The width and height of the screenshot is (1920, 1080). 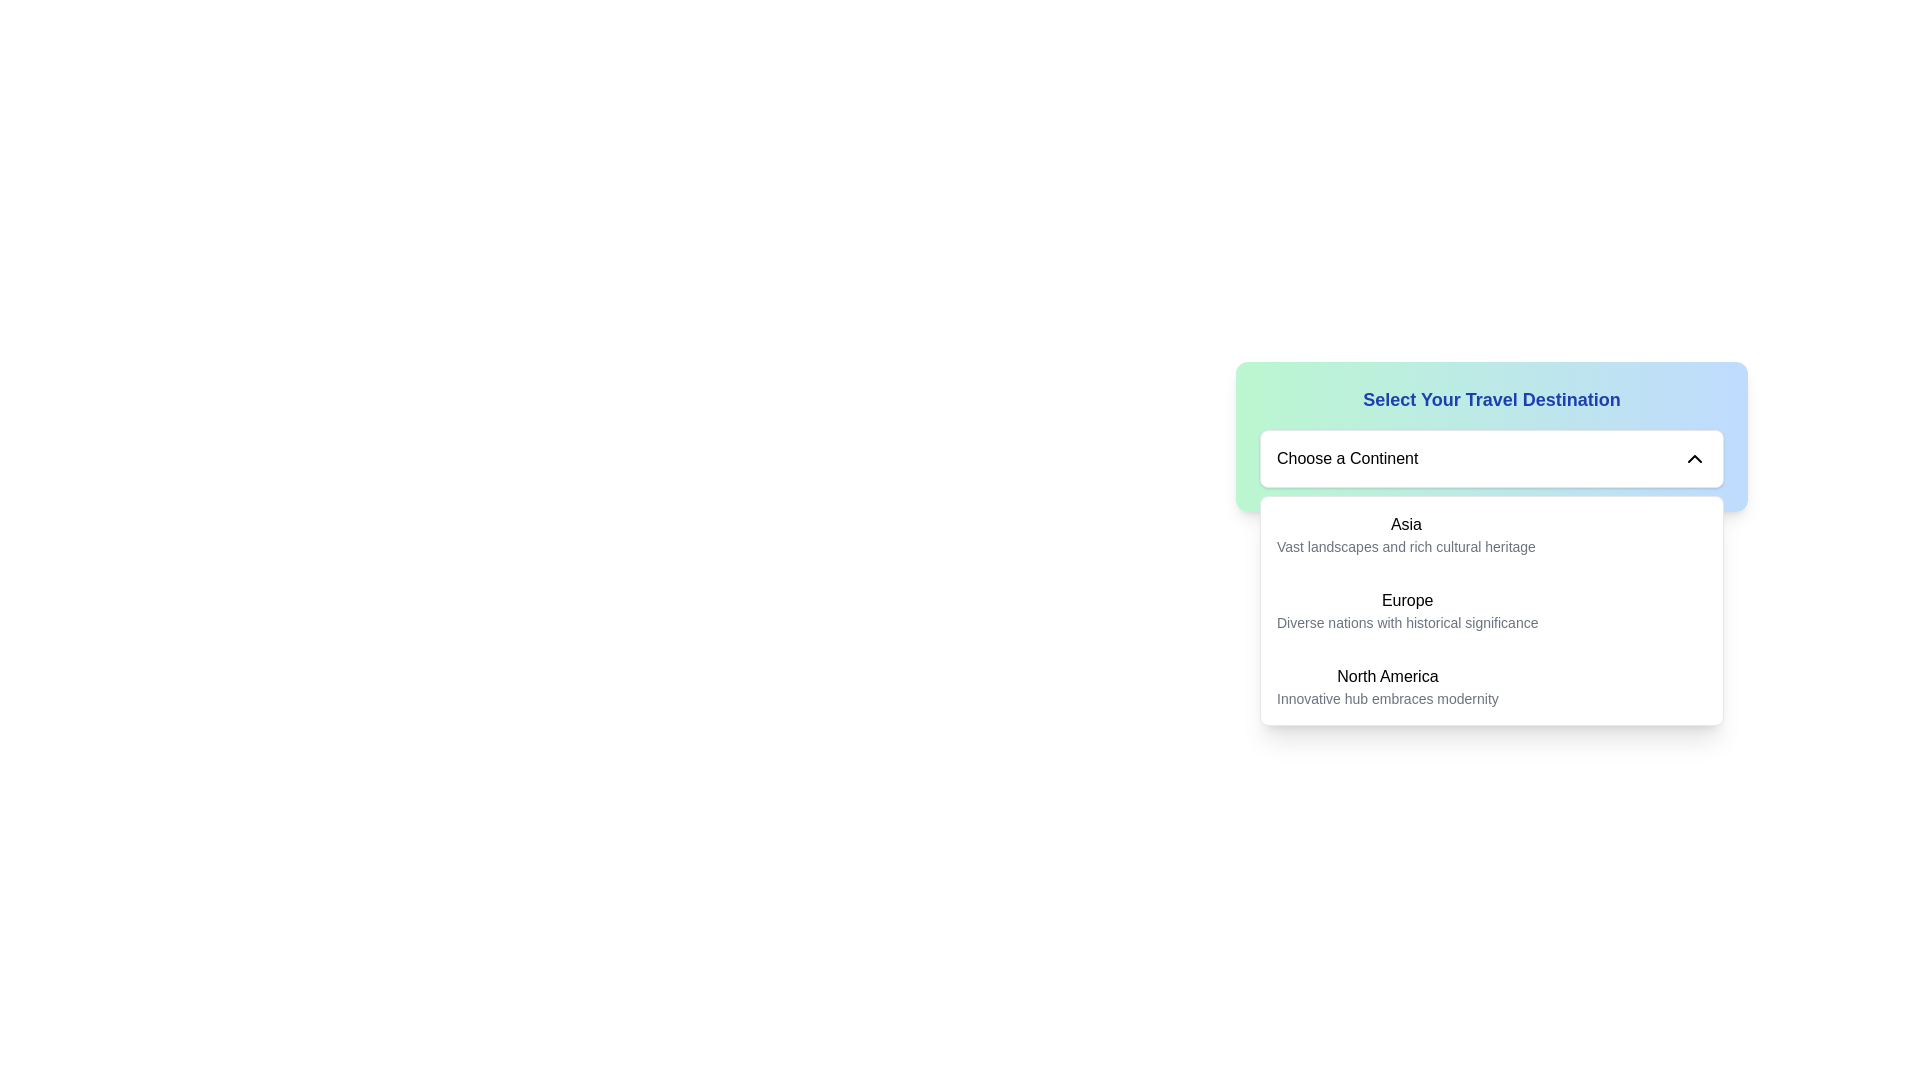 What do you see at coordinates (1492, 534) in the screenshot?
I see `the dropdown menu item titled 'Asia'` at bounding box center [1492, 534].